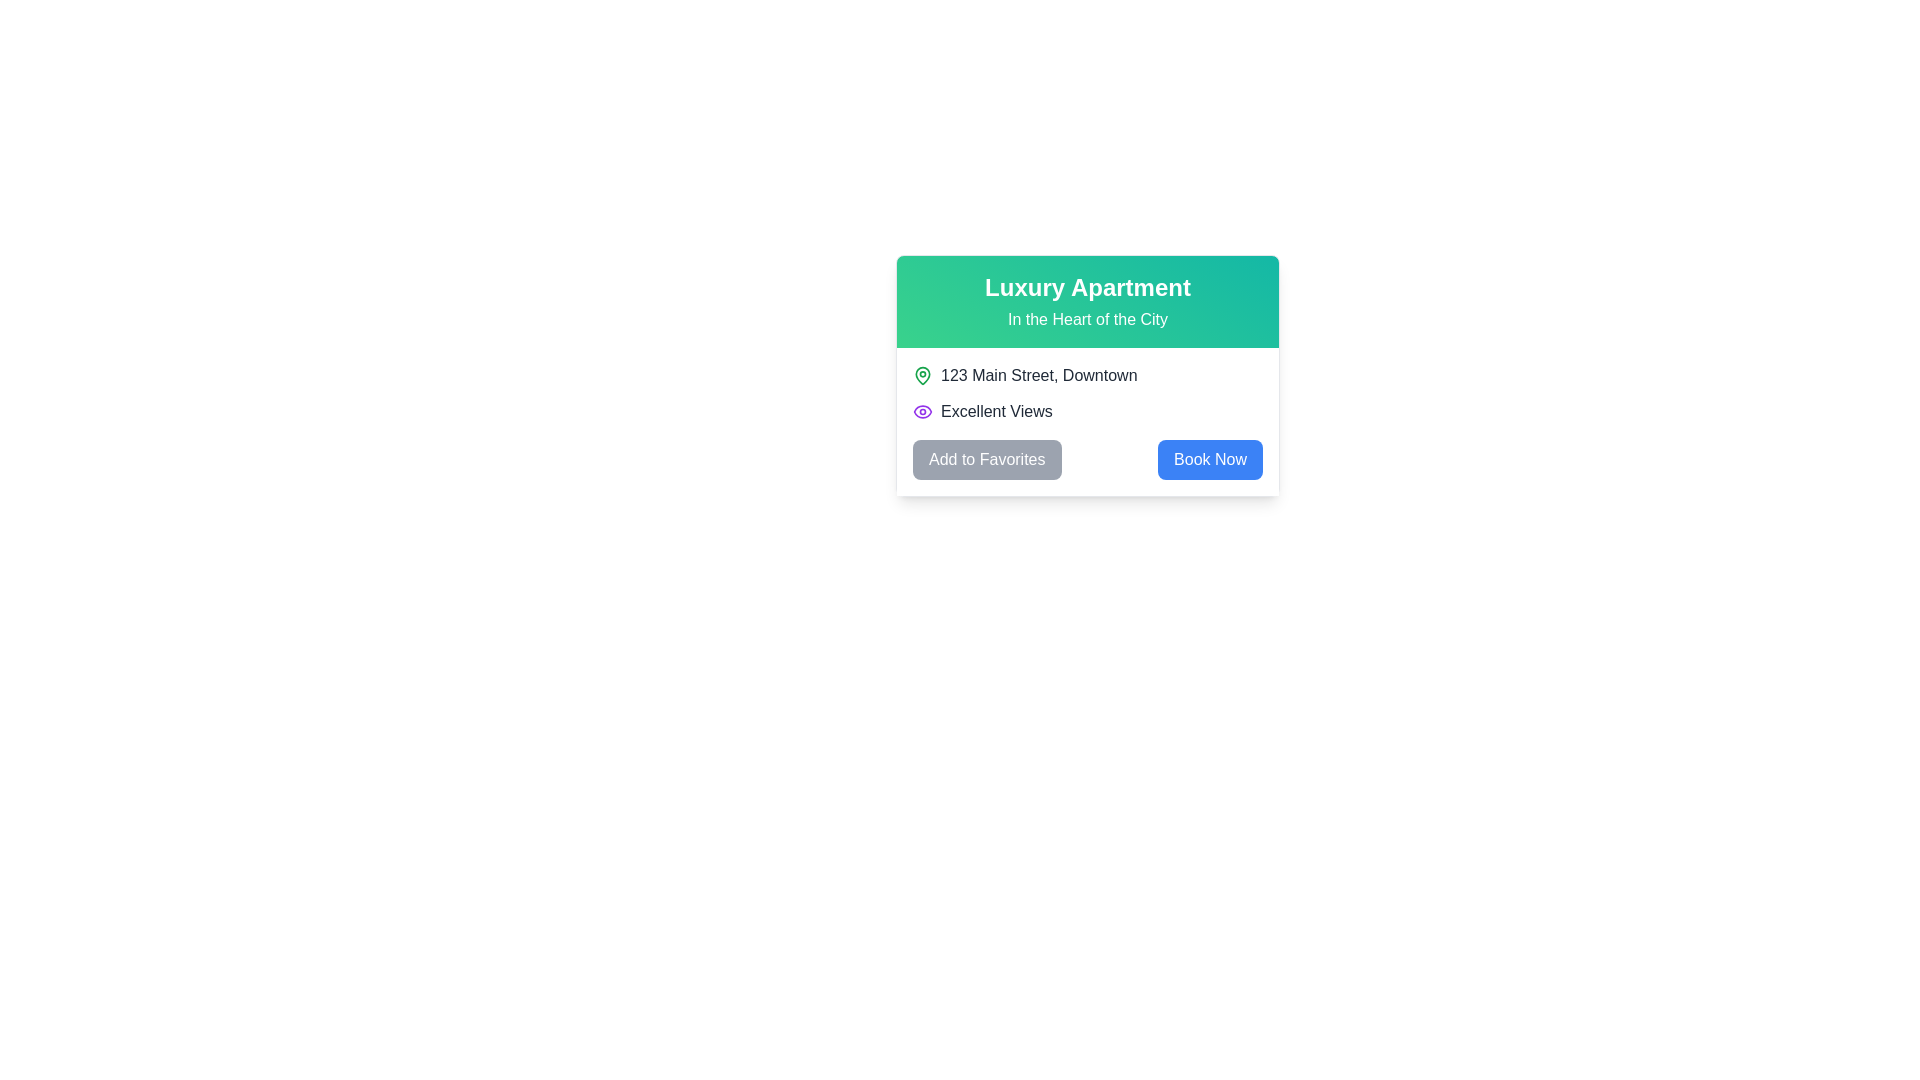 This screenshot has height=1080, width=1920. I want to click on text from the Text Label that serves as the main title for the Luxury Apartment card, positioned above the descriptive text 'In the Heart of the City', so click(1087, 288).